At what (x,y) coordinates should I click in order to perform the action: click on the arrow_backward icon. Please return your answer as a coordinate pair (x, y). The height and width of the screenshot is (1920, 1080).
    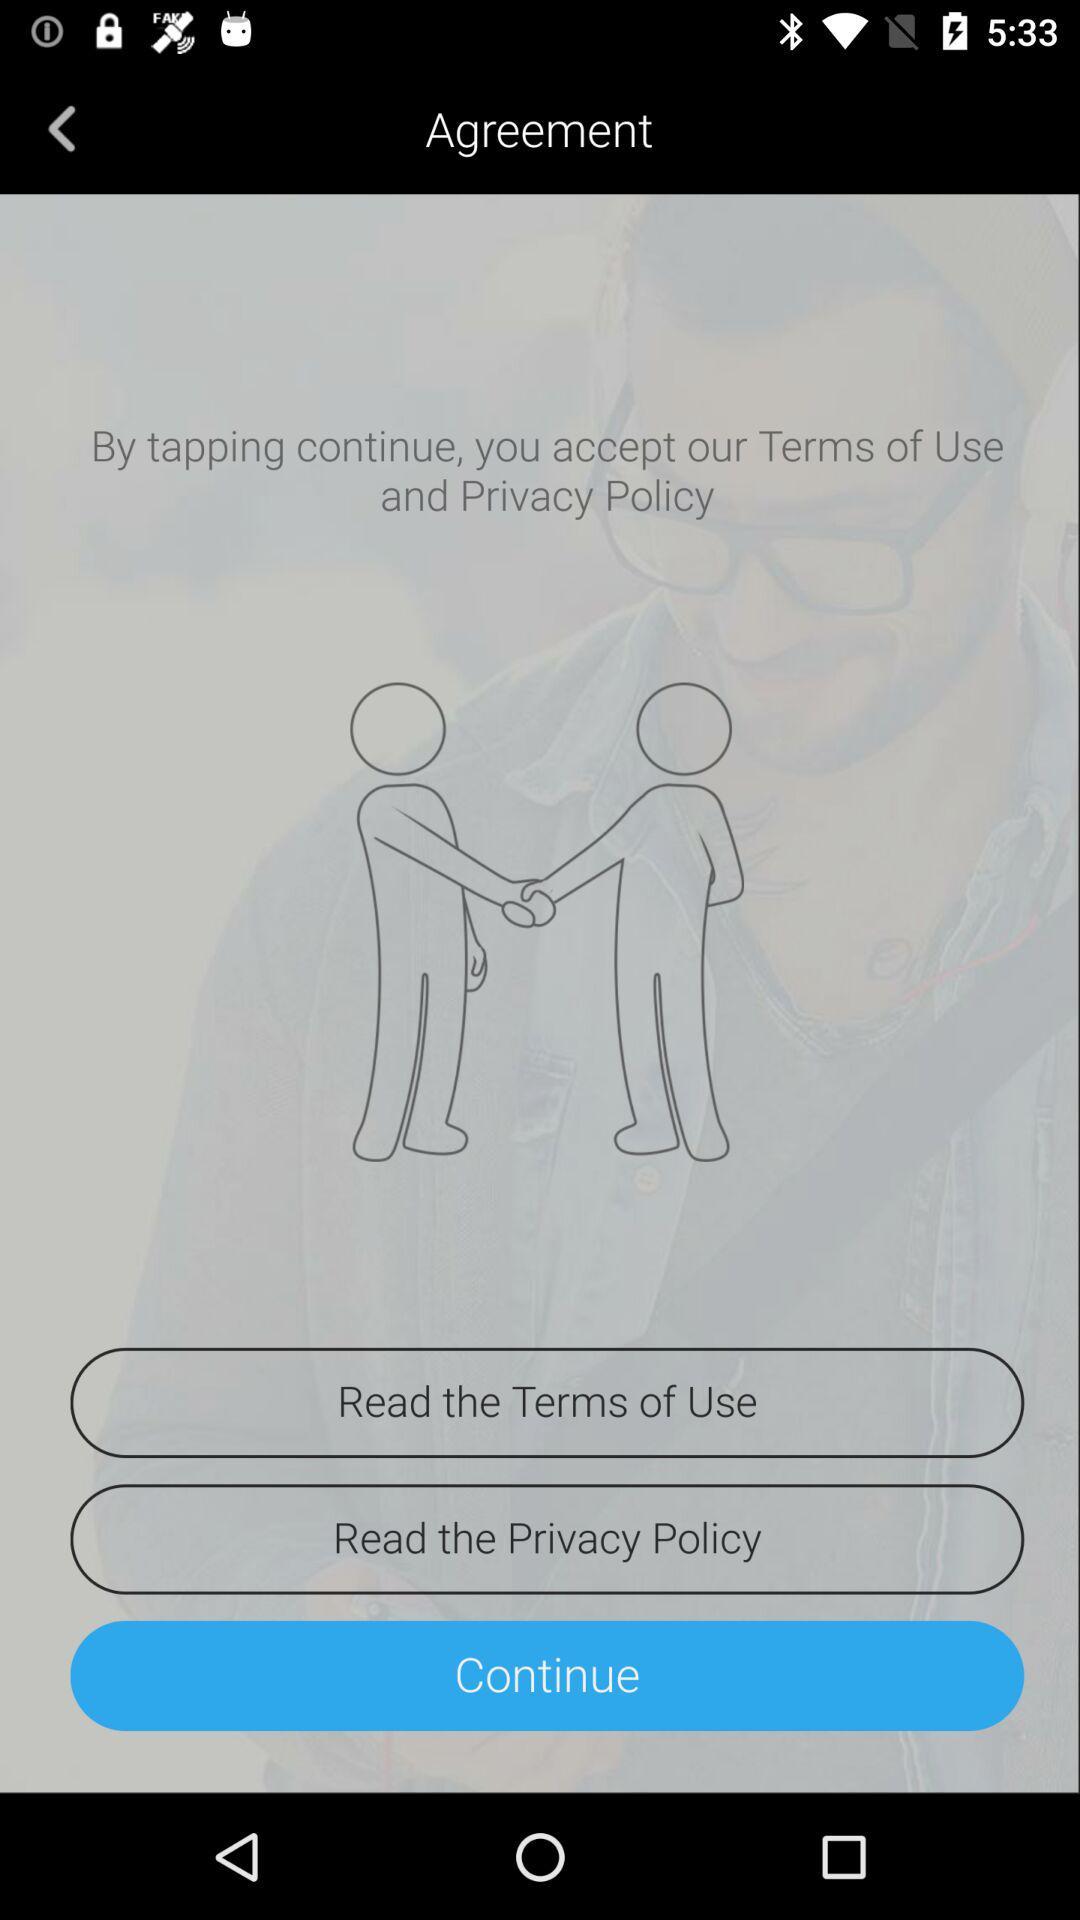
    Looking at the image, I should click on (61, 127).